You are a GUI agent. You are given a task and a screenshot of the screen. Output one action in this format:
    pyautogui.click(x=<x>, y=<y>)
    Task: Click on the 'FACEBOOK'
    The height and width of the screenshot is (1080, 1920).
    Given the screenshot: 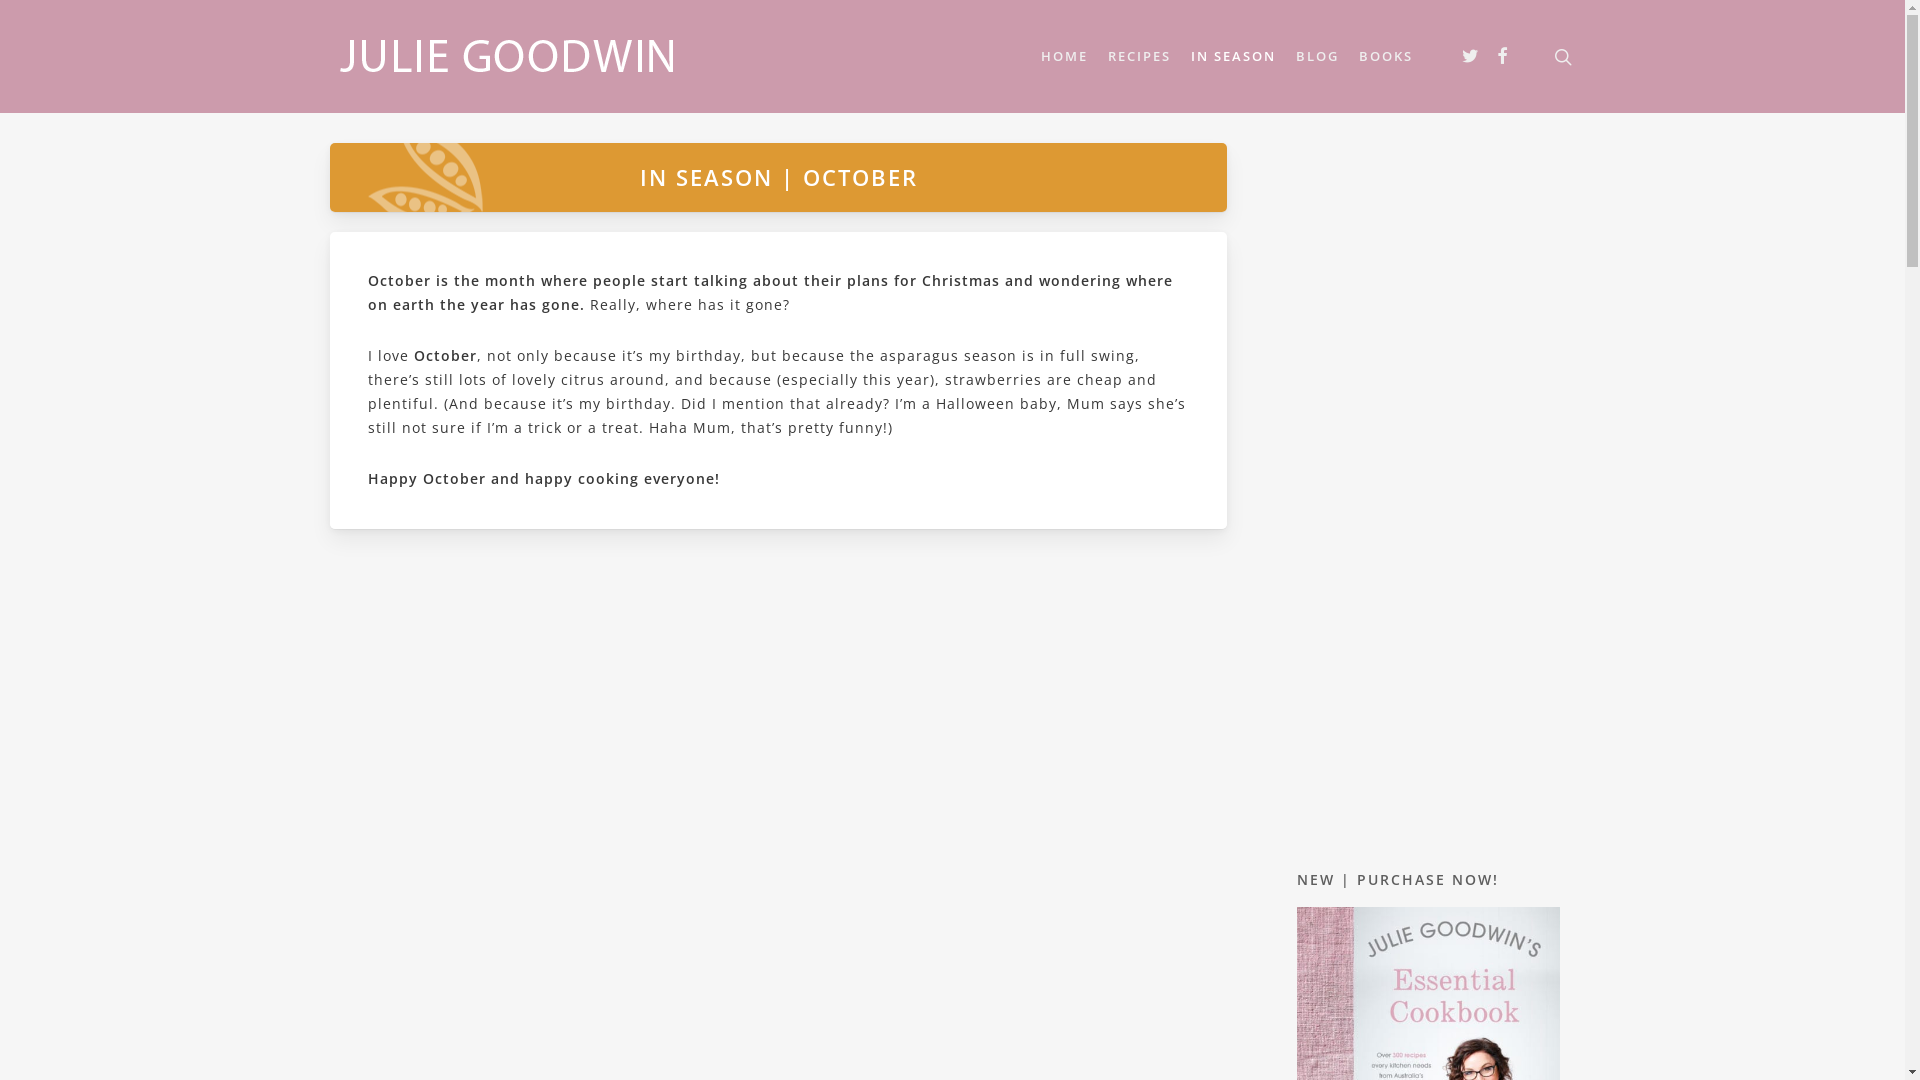 What is the action you would take?
    pyautogui.click(x=1488, y=56)
    